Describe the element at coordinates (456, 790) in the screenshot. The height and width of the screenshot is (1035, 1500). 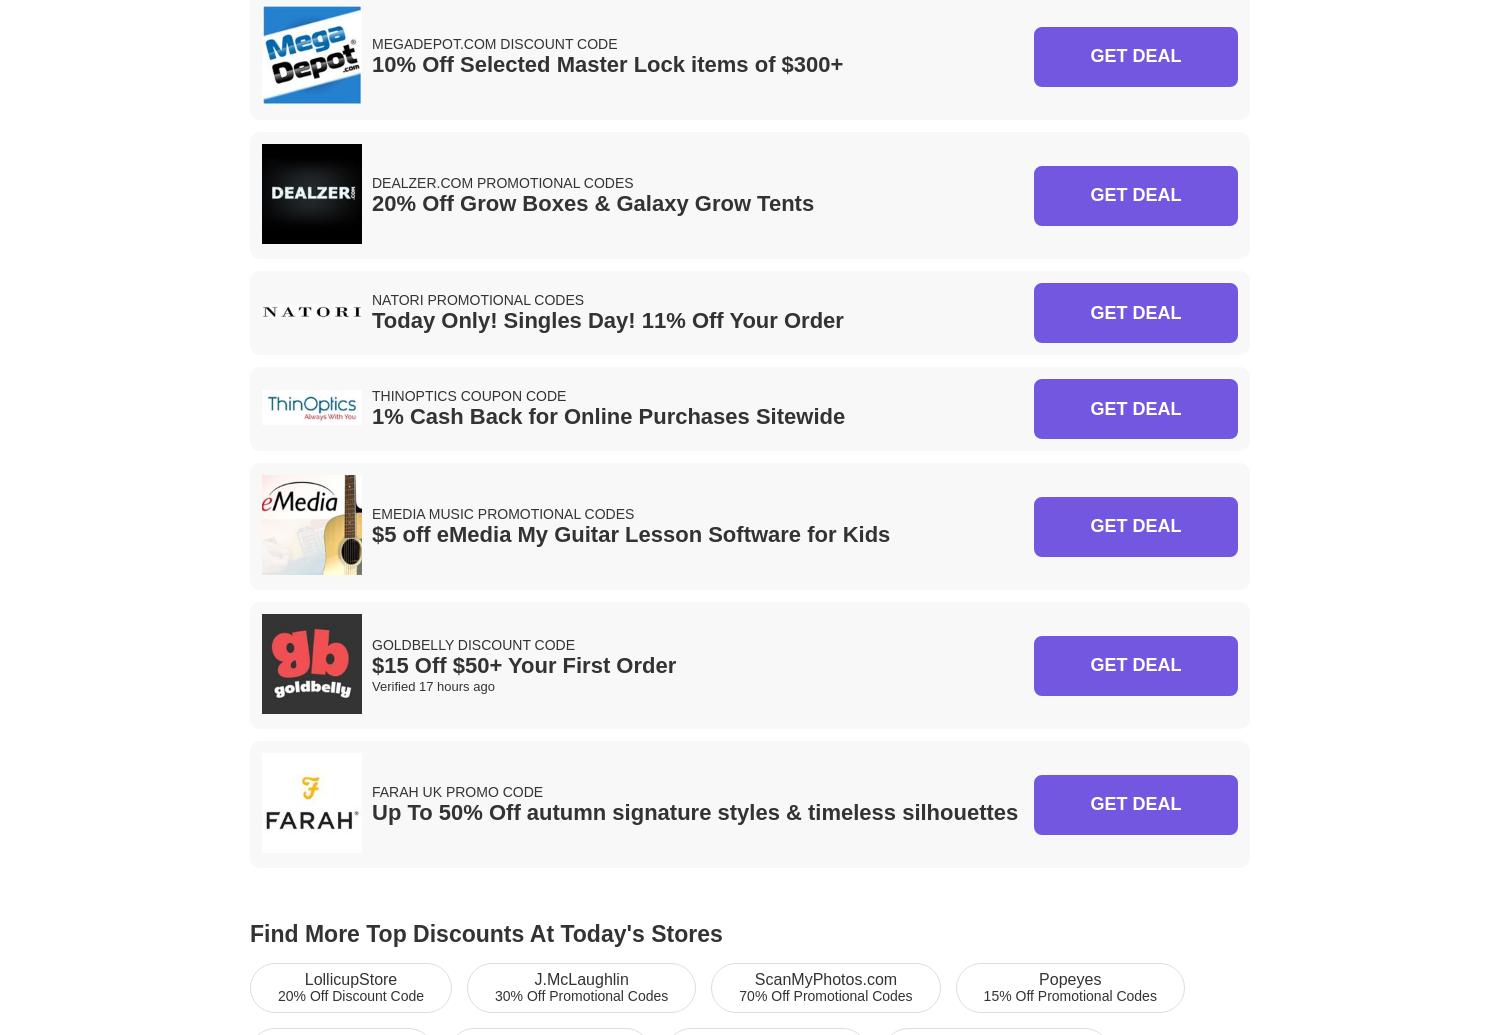
I see `'Farah UK Promo Code'` at that location.